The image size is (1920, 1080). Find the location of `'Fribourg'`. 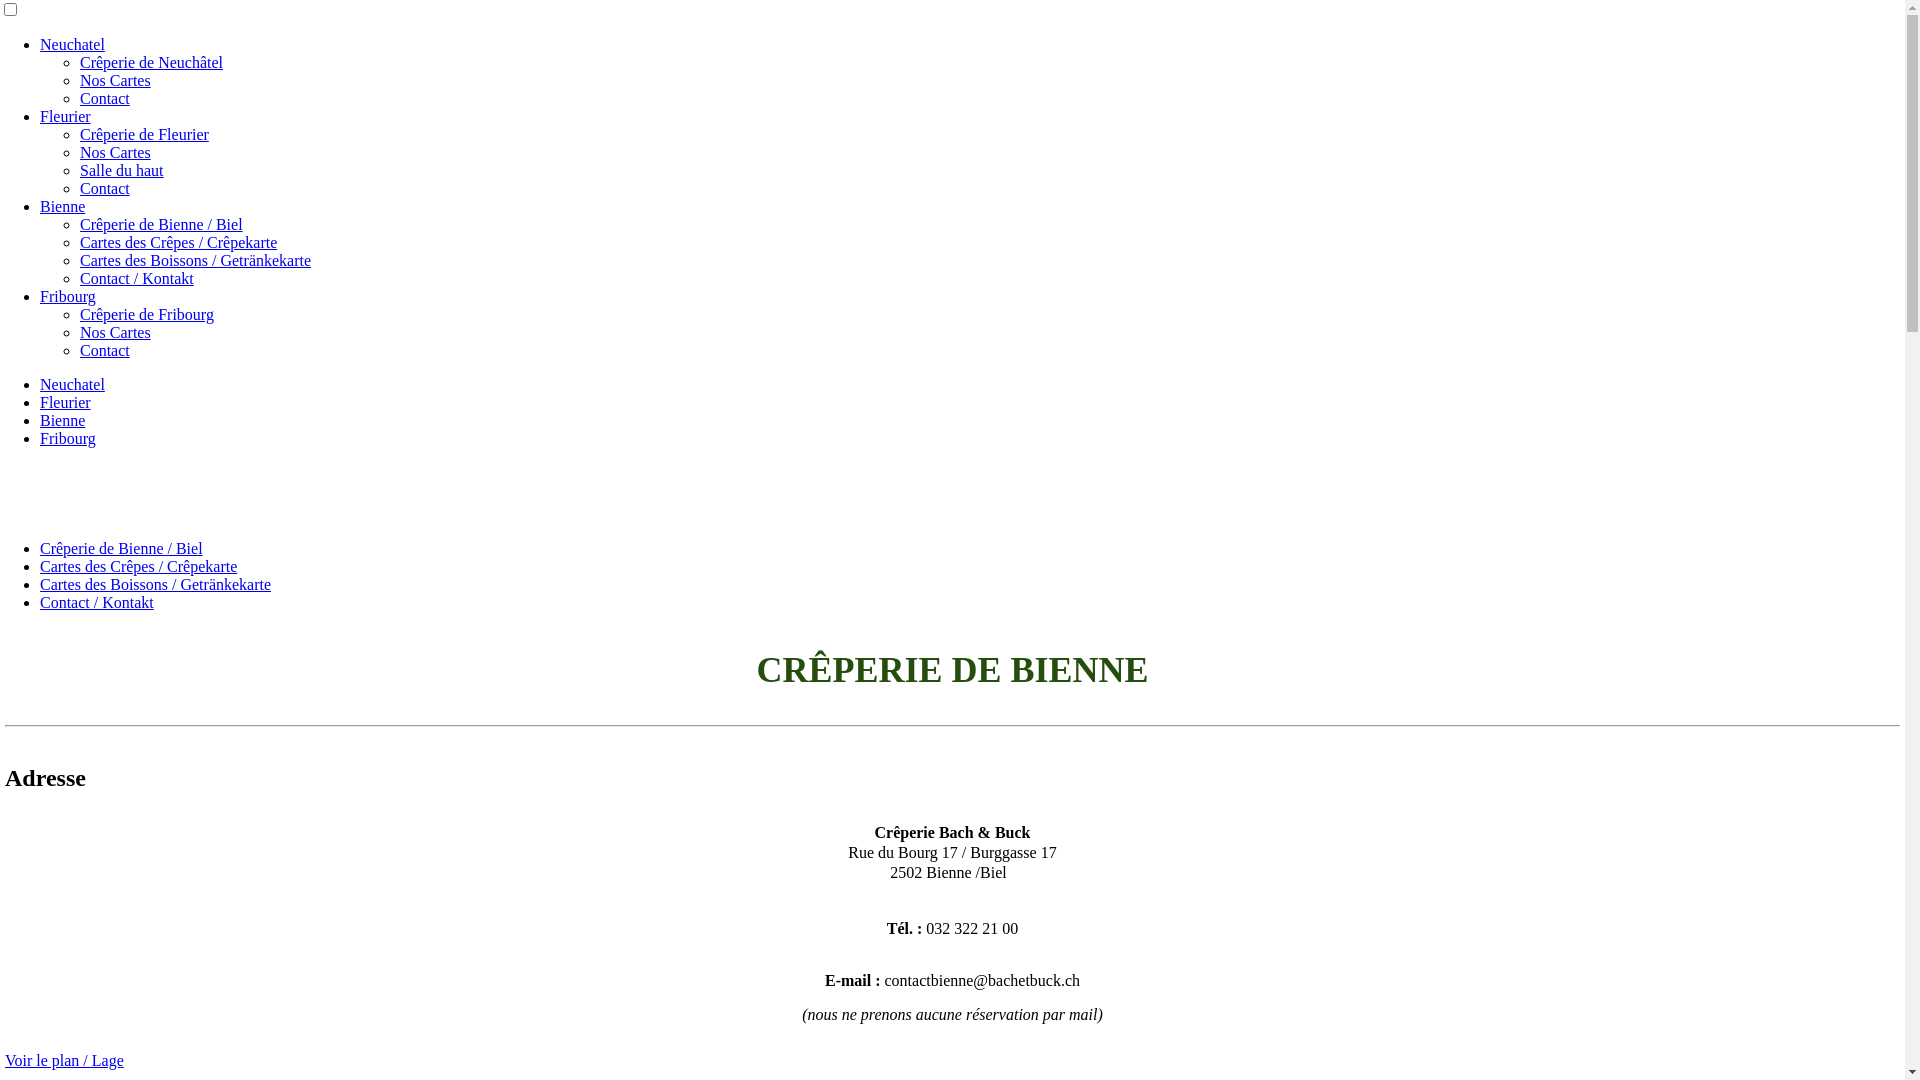

'Fribourg' is located at coordinates (39, 296).